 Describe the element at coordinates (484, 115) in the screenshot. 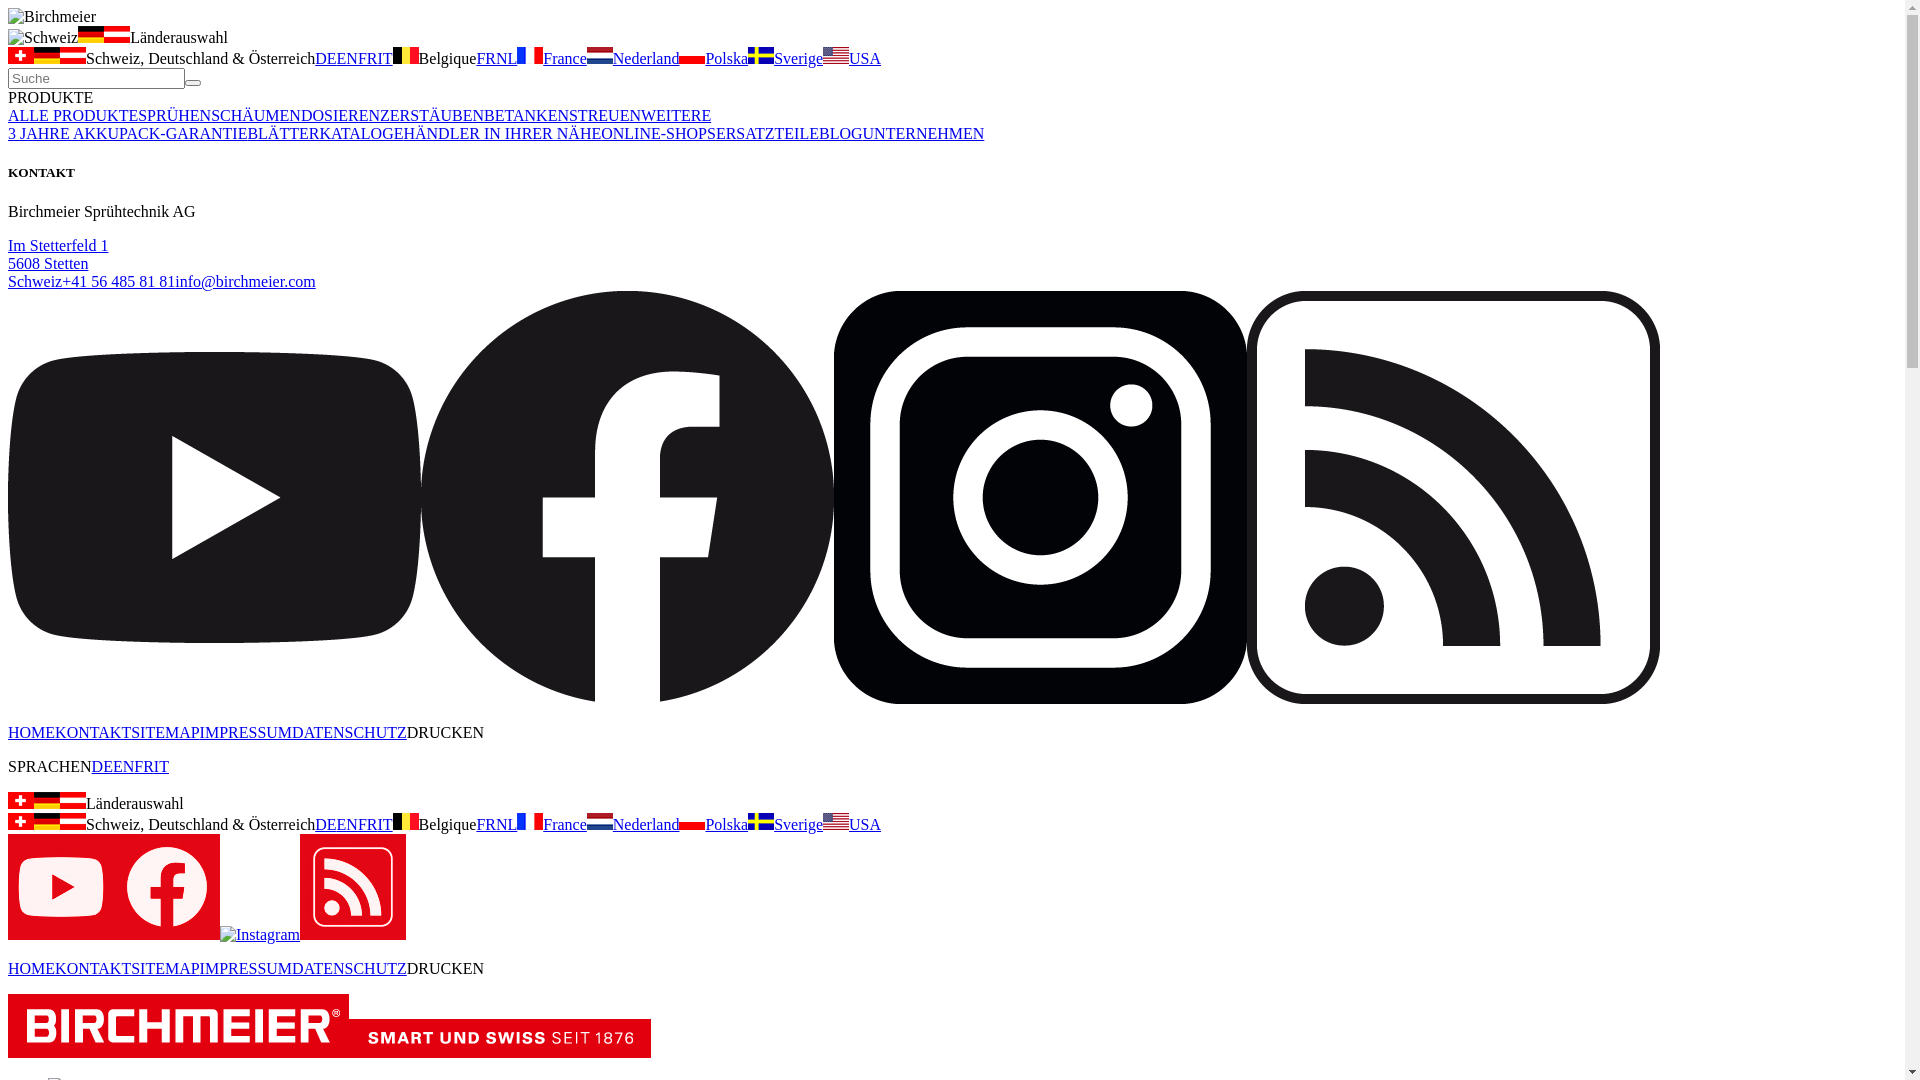

I see `'BETANKEN'` at that location.